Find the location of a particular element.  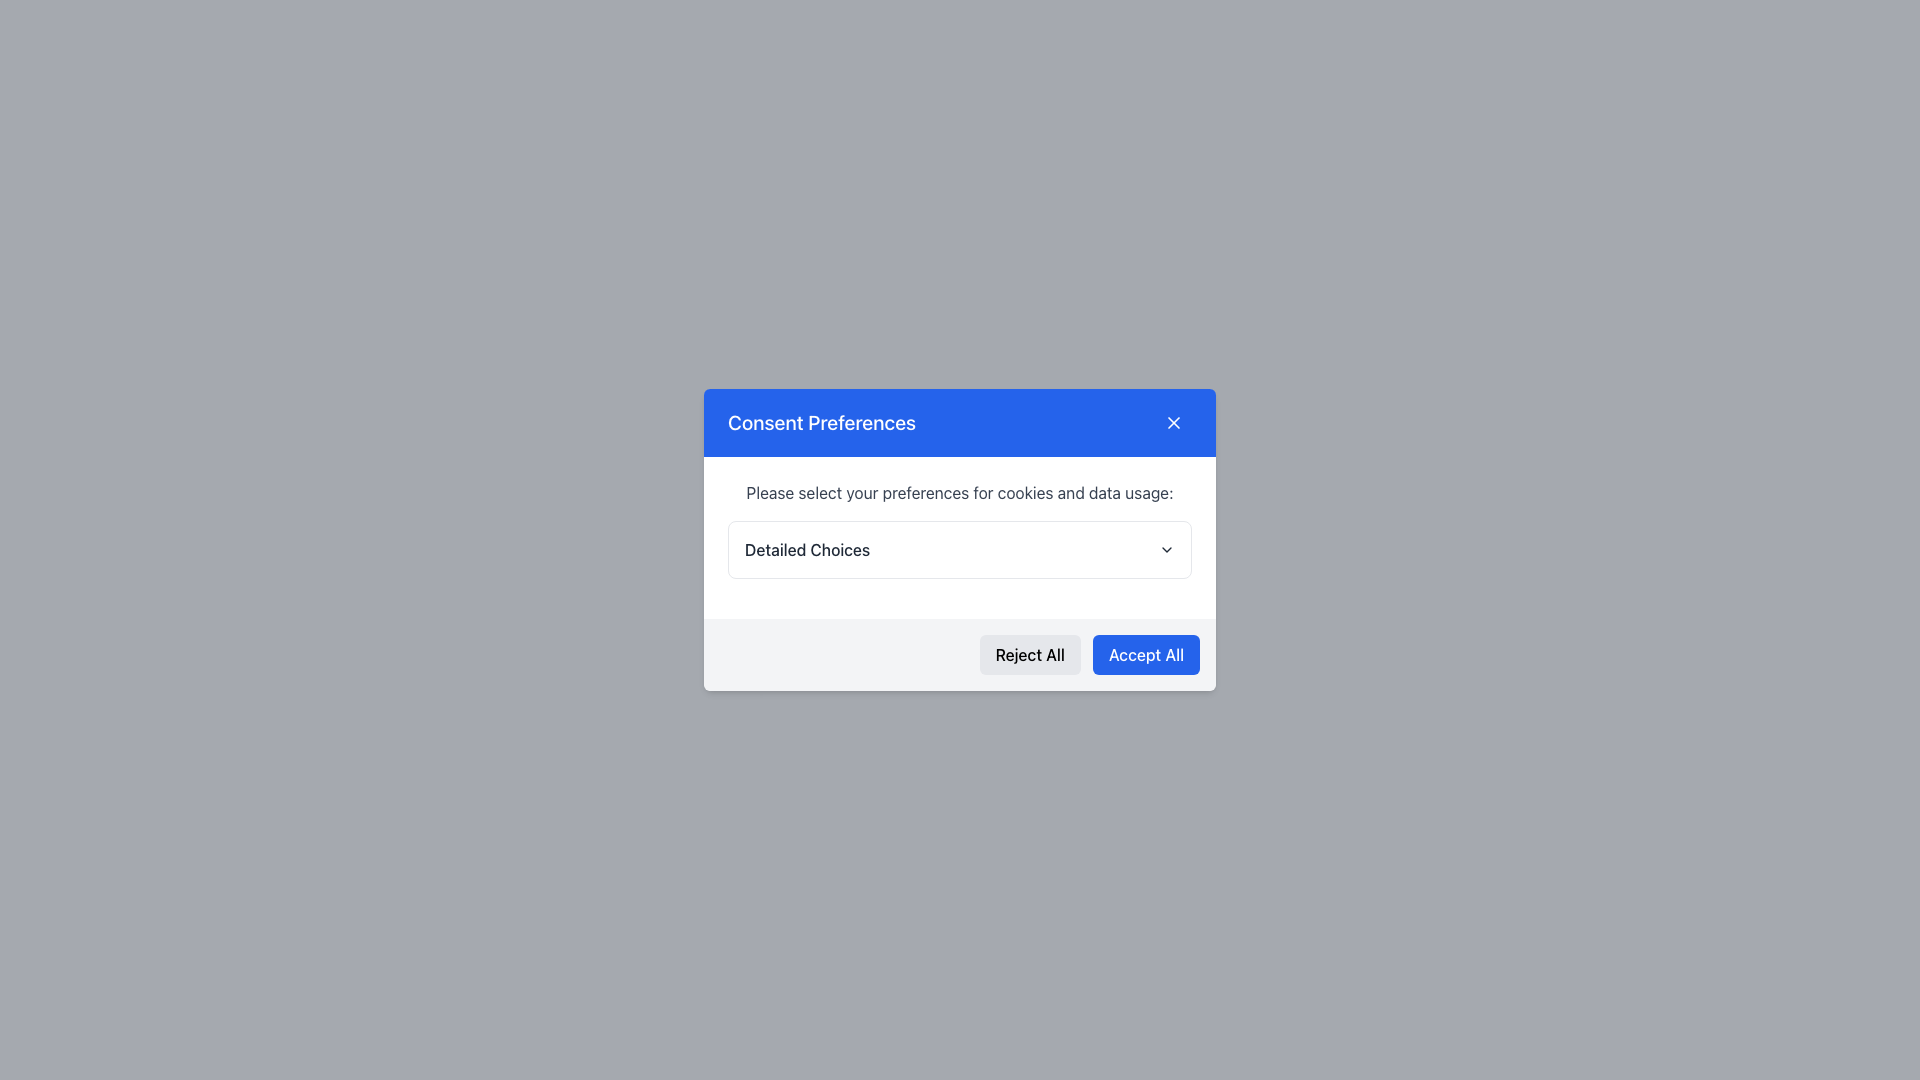

the modal dialog box is located at coordinates (960, 540).